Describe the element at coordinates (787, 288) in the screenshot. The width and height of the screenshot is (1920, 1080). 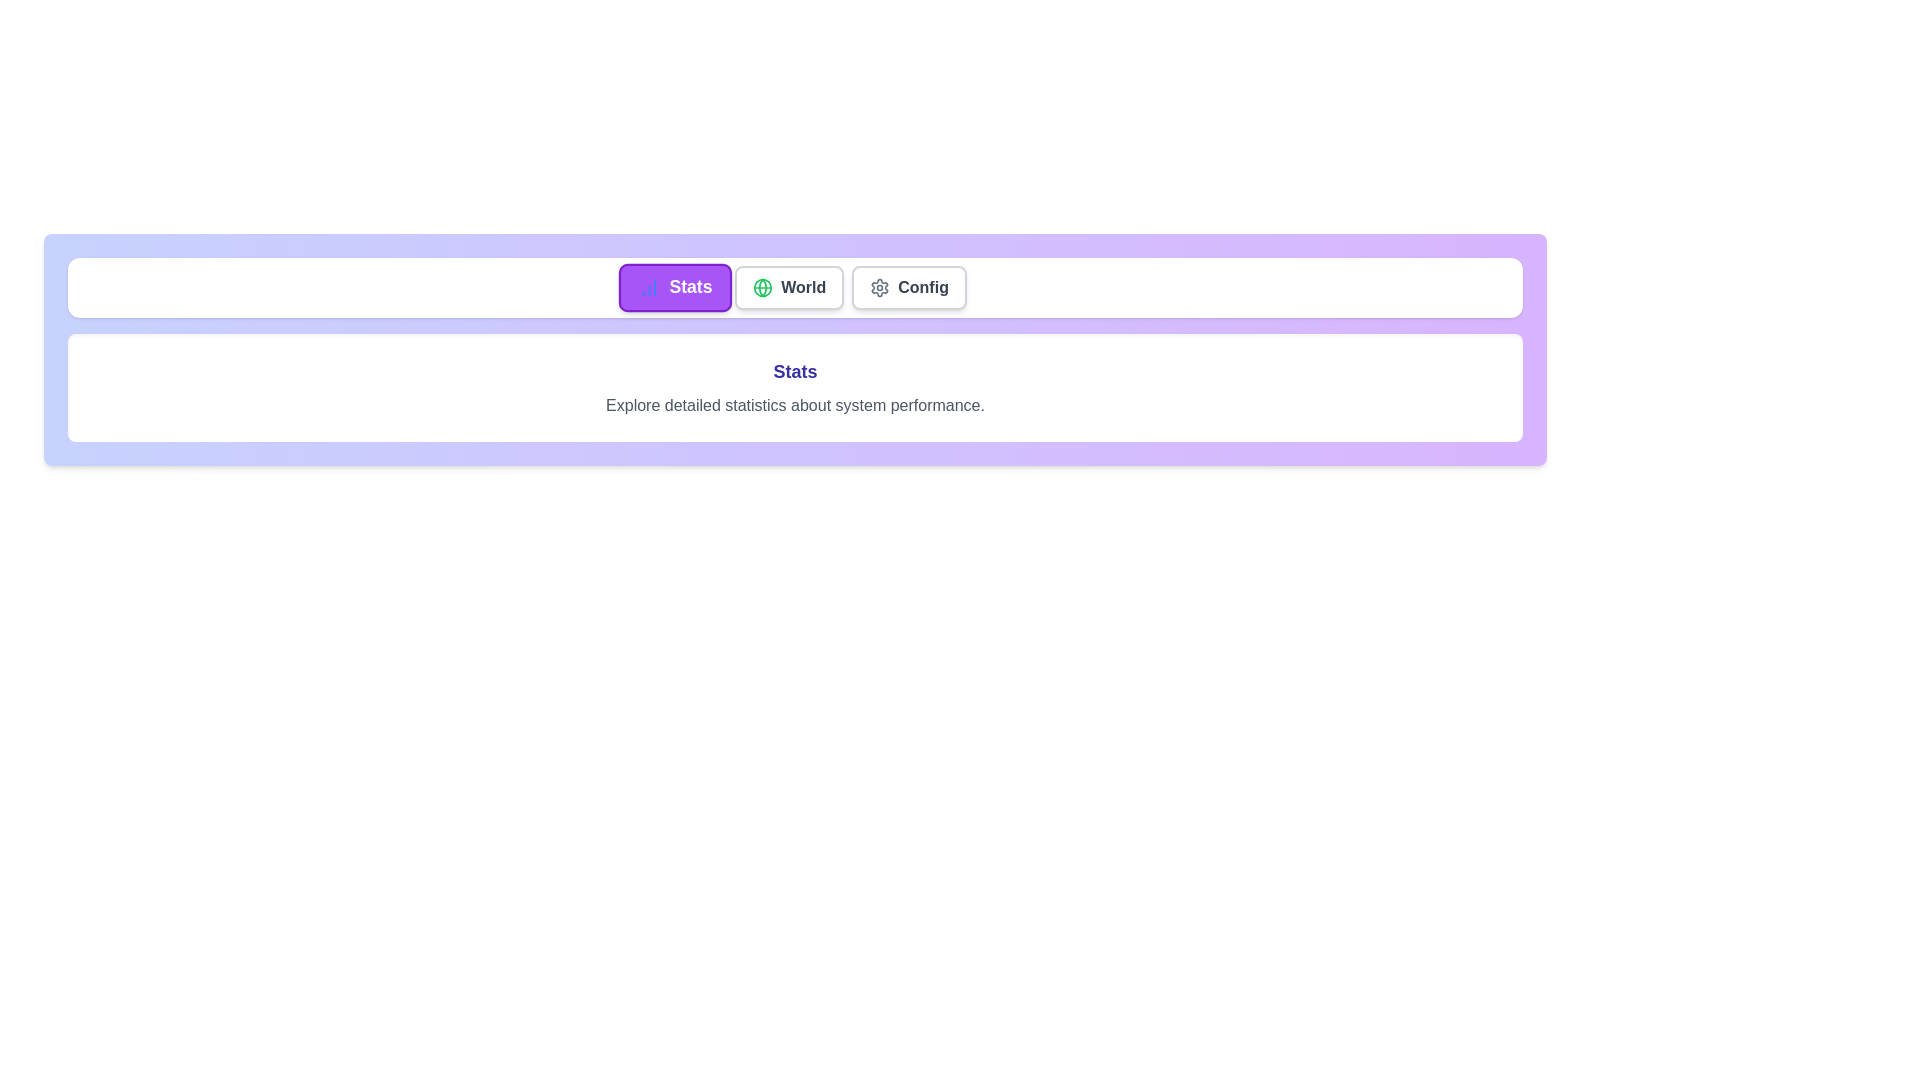
I see `the tab labeled World` at that location.